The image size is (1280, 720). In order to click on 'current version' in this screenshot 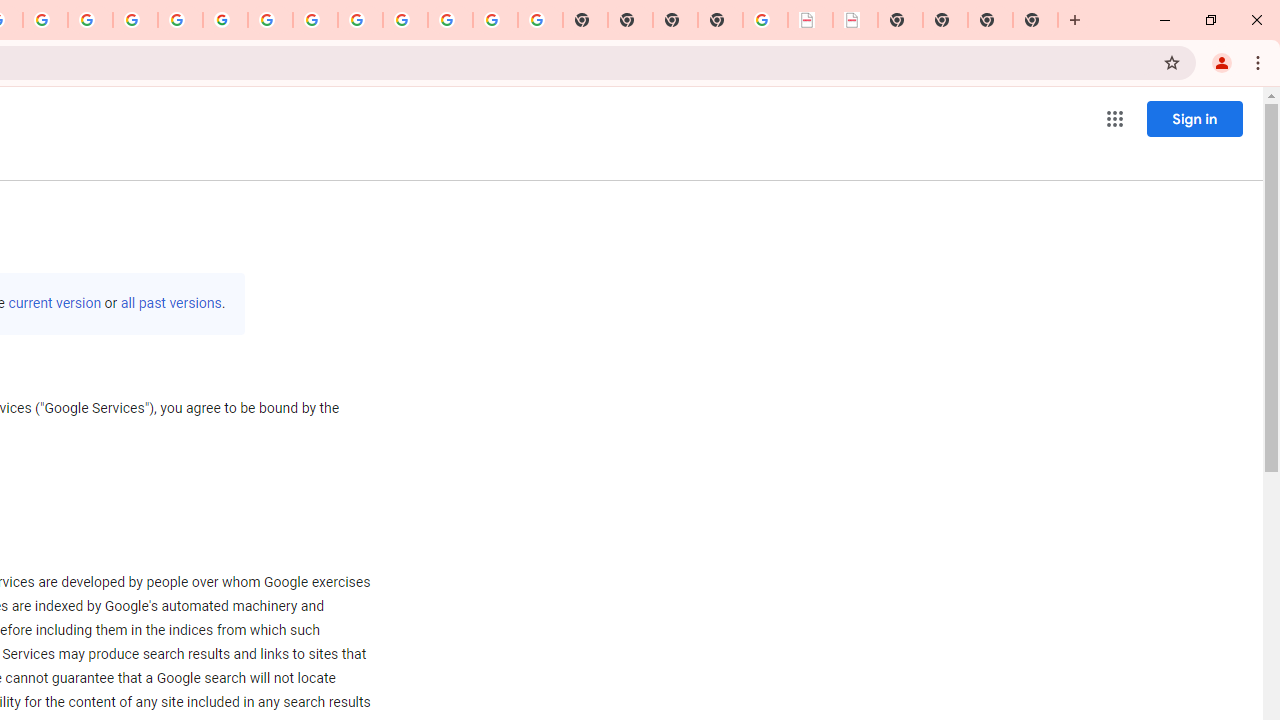, I will do `click(55, 303)`.